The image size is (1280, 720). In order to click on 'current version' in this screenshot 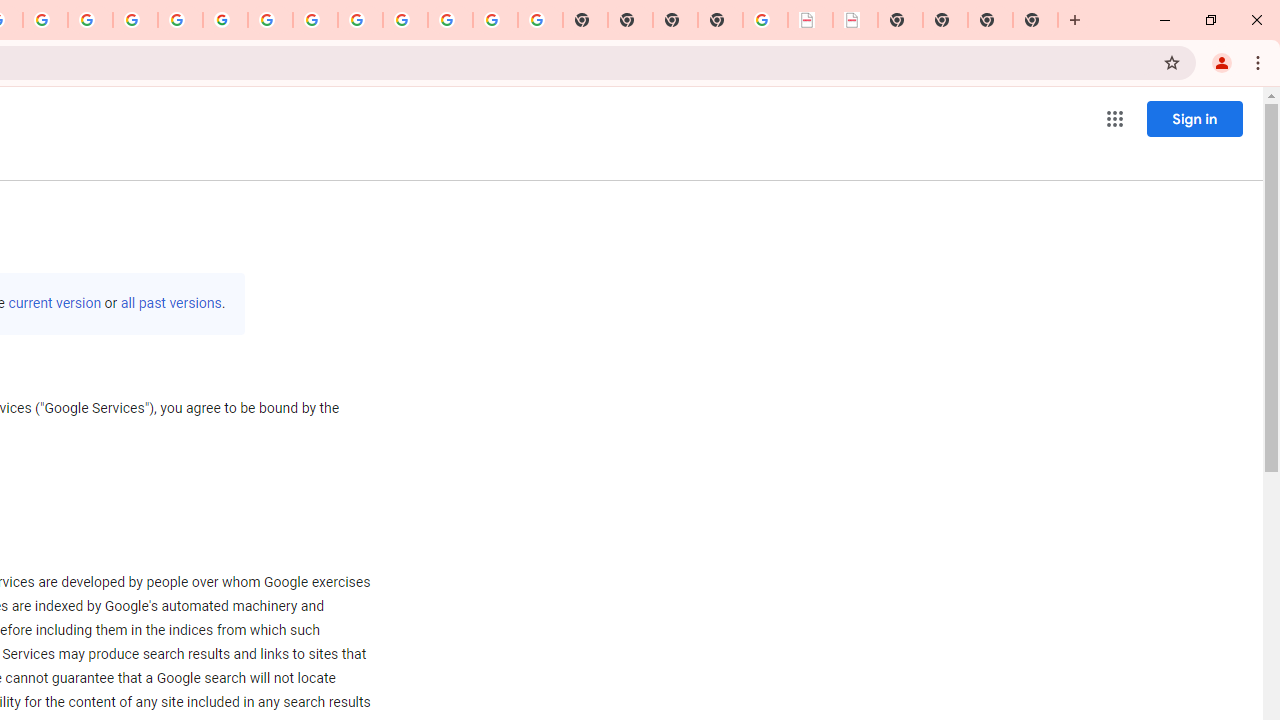, I will do `click(55, 303)`.